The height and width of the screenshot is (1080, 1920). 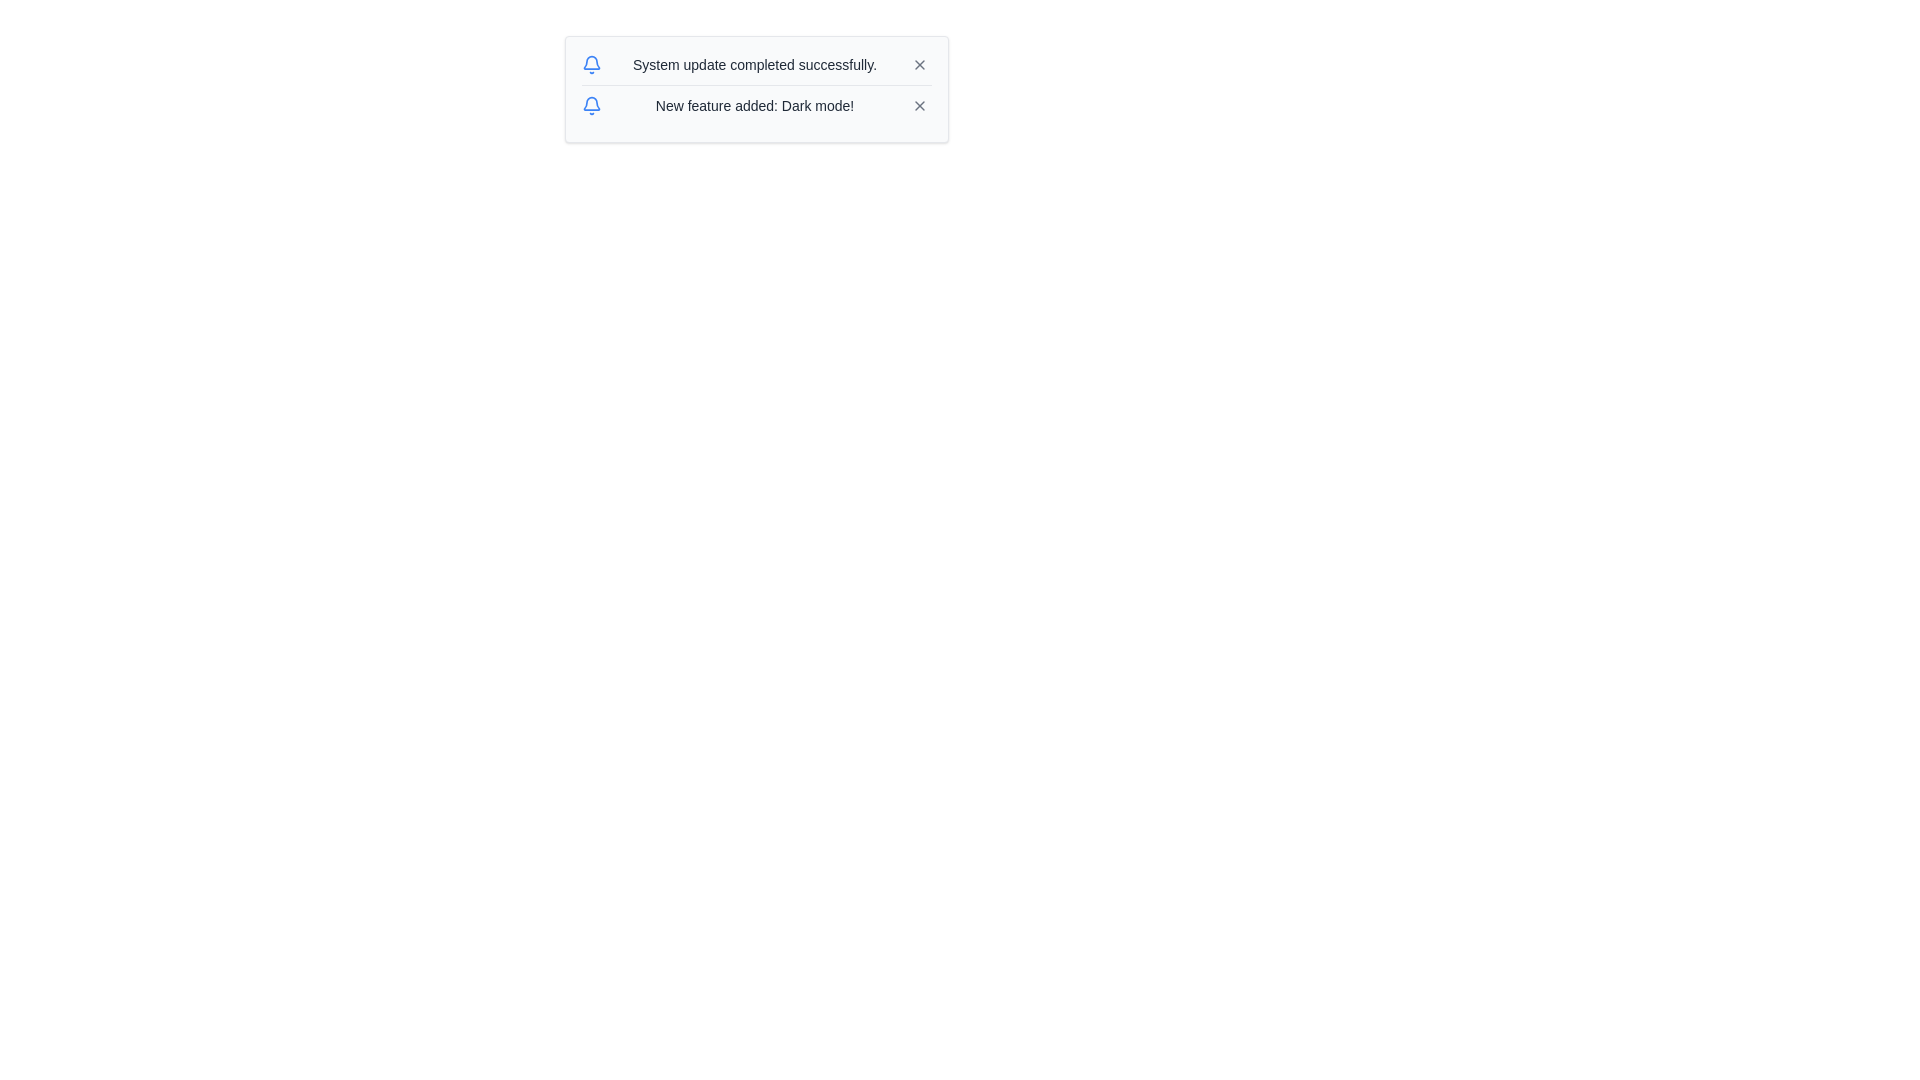 I want to click on the bell icon located at the far left of the row that contains the text 'System update completed successfully' for actions related to notifications, so click(x=590, y=64).